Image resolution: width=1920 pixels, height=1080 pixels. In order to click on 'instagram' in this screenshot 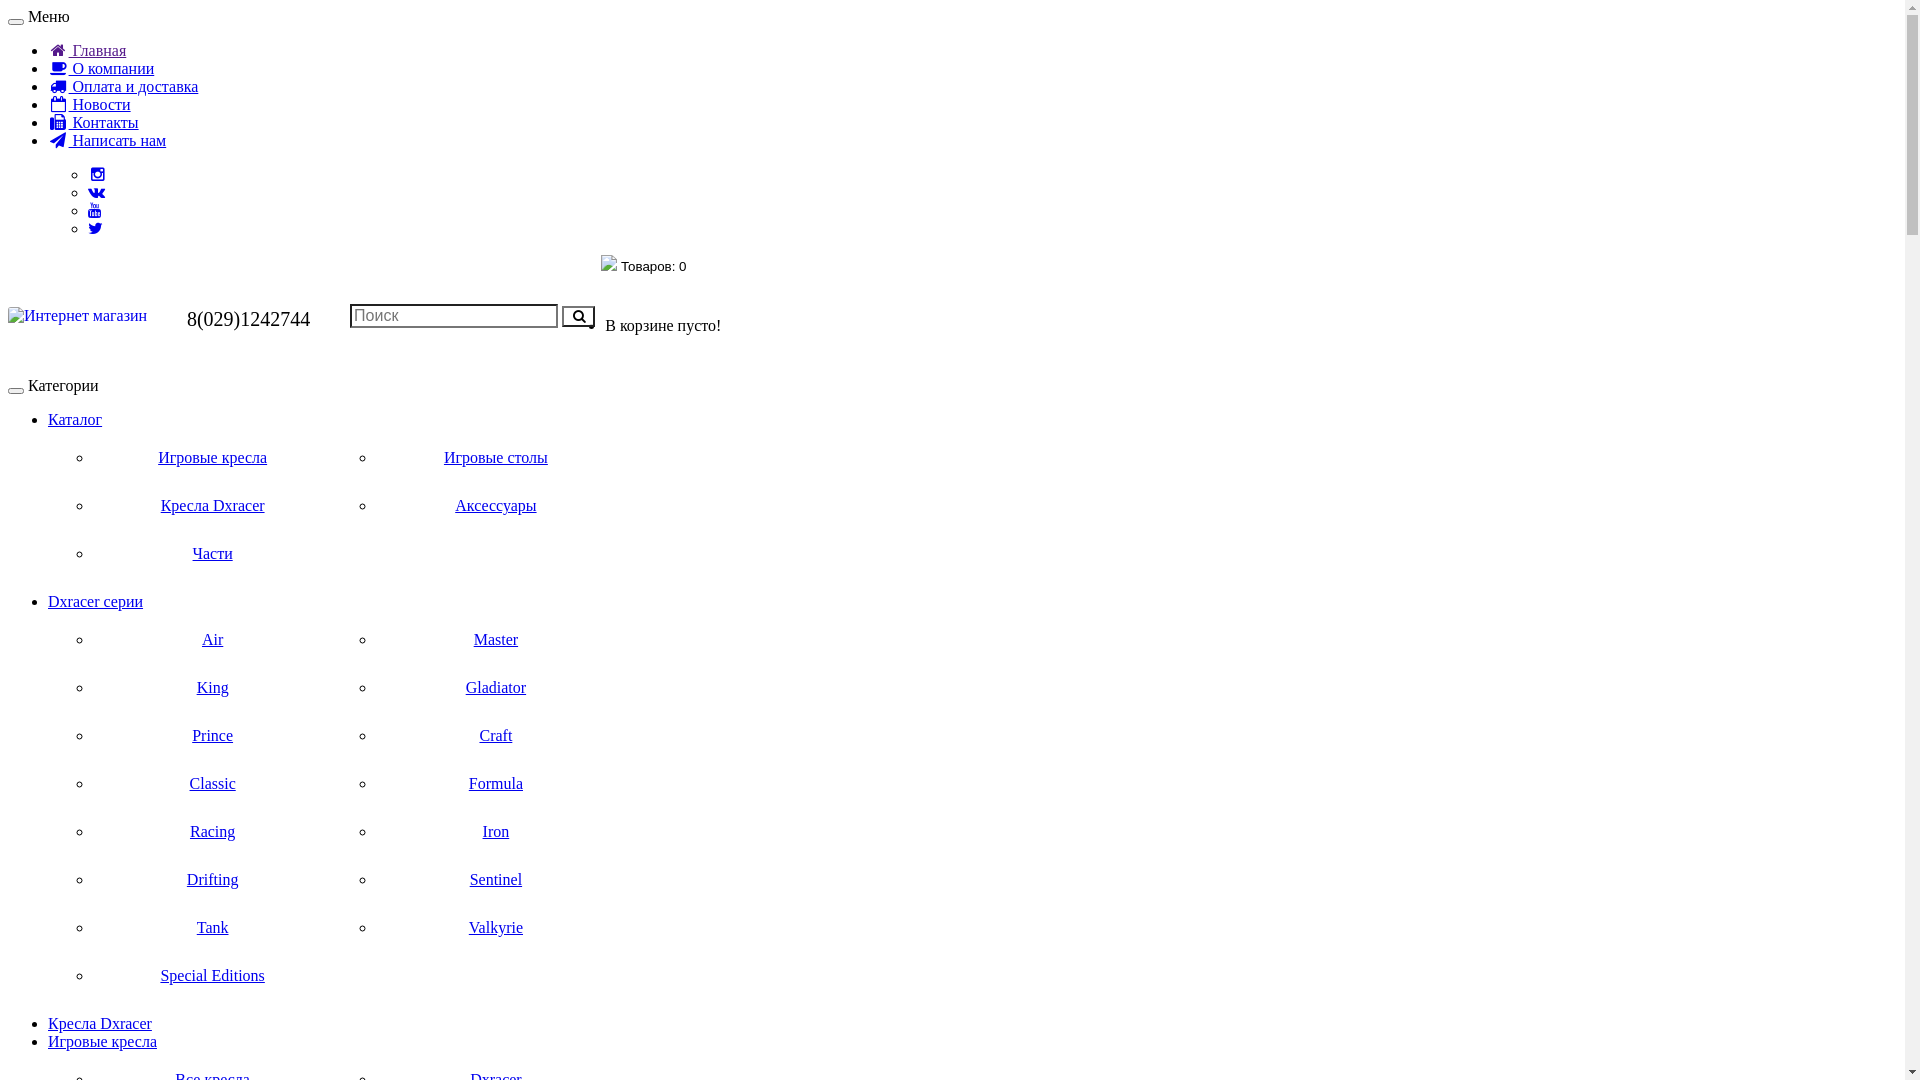, I will do `click(97, 173)`.